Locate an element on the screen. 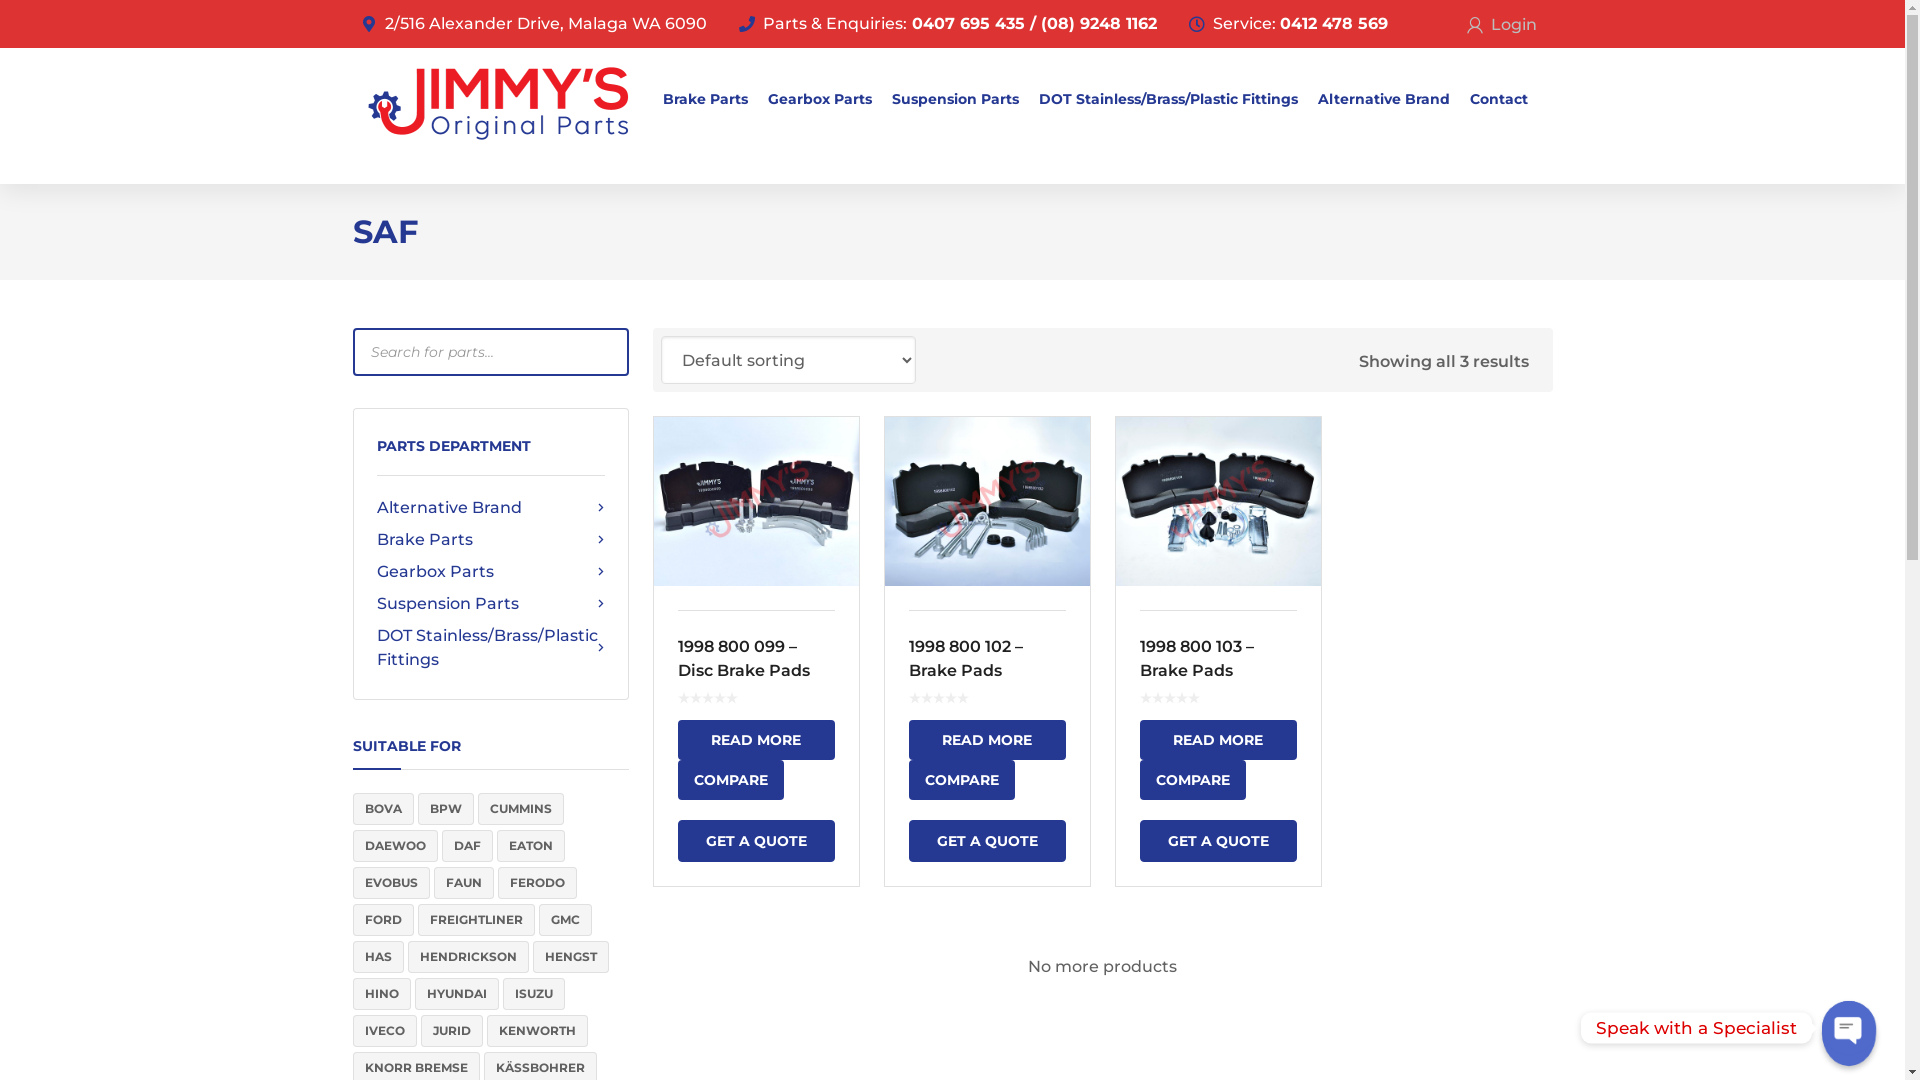  'IVECO' is located at coordinates (384, 1030).